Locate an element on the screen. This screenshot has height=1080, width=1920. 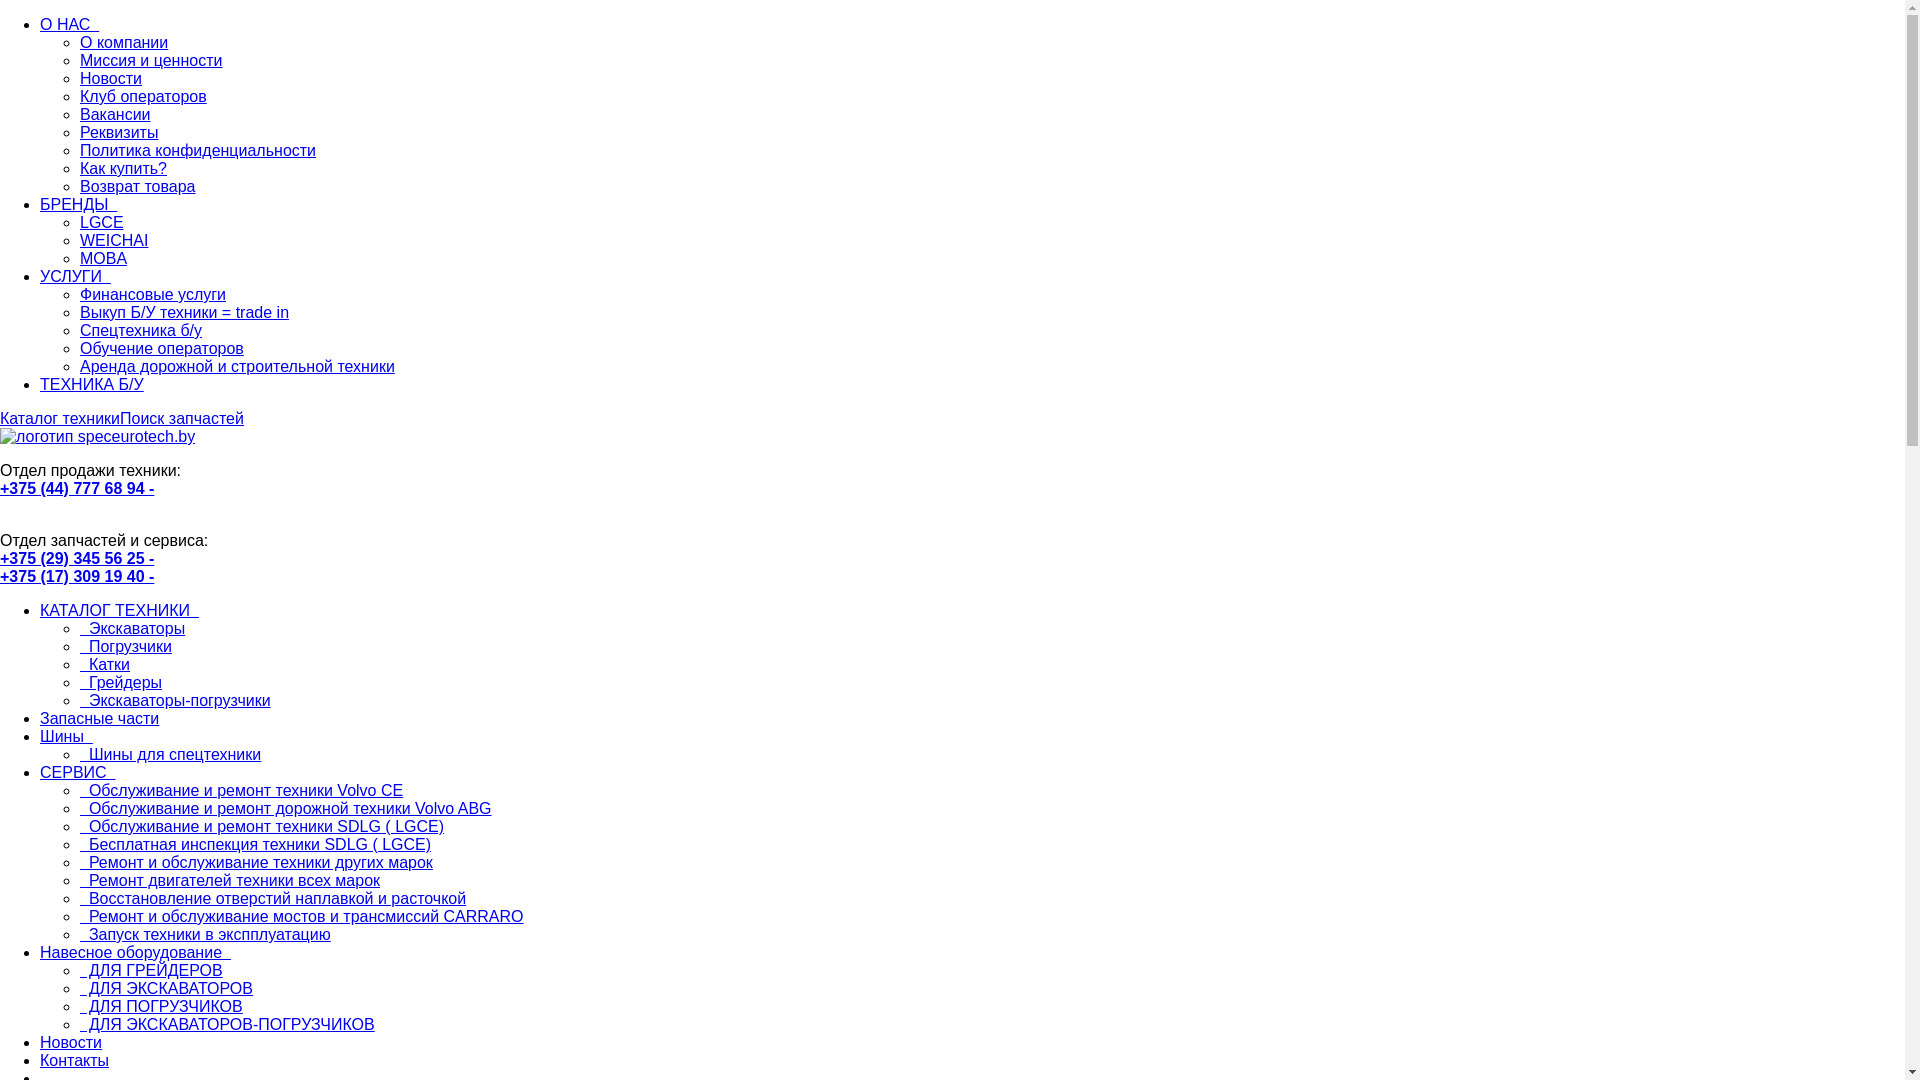
'+375 (44) 777 68 94 -' is located at coordinates (76, 488).